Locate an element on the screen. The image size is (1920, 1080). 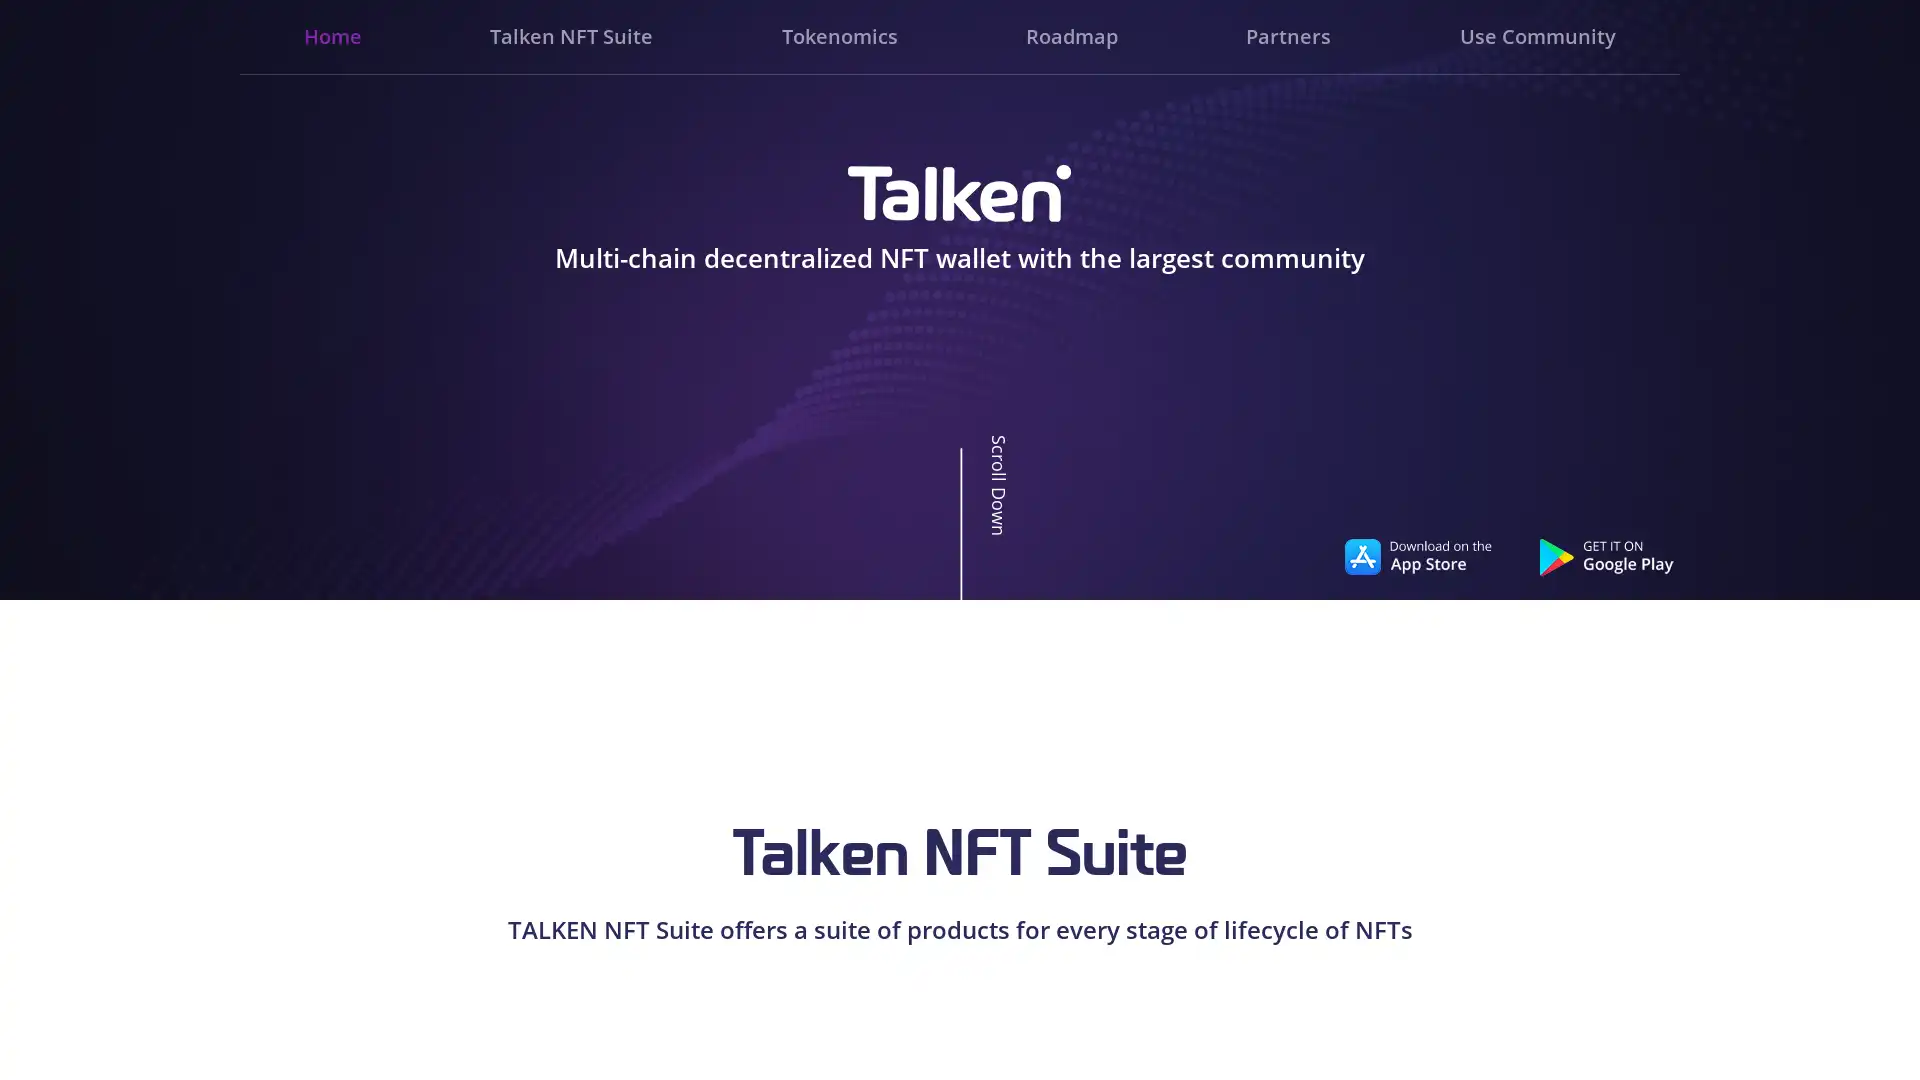
Go to slide 1 is located at coordinates (312, 848).